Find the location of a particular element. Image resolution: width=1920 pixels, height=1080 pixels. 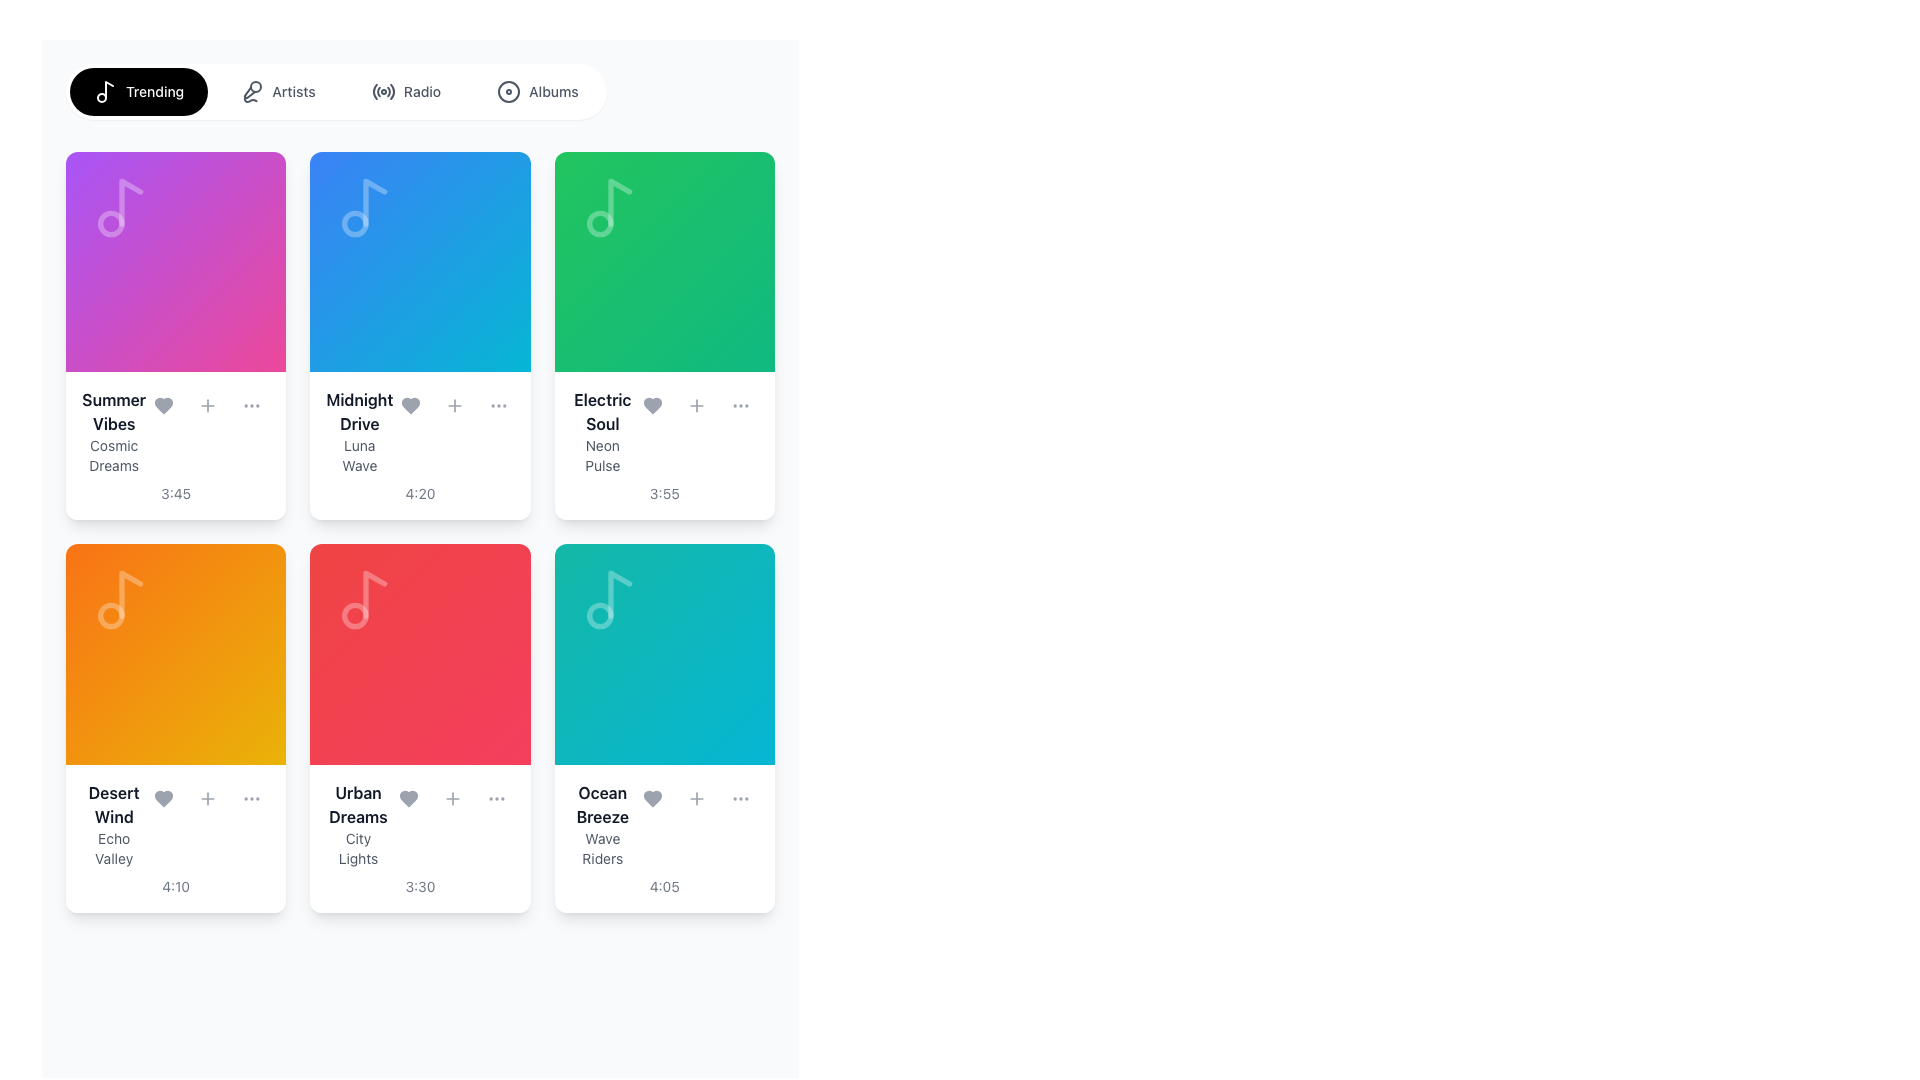

the Deco-div element representing the music card for the track 'Desert Wind', located in the second row and first column of the grid layout is located at coordinates (176, 654).